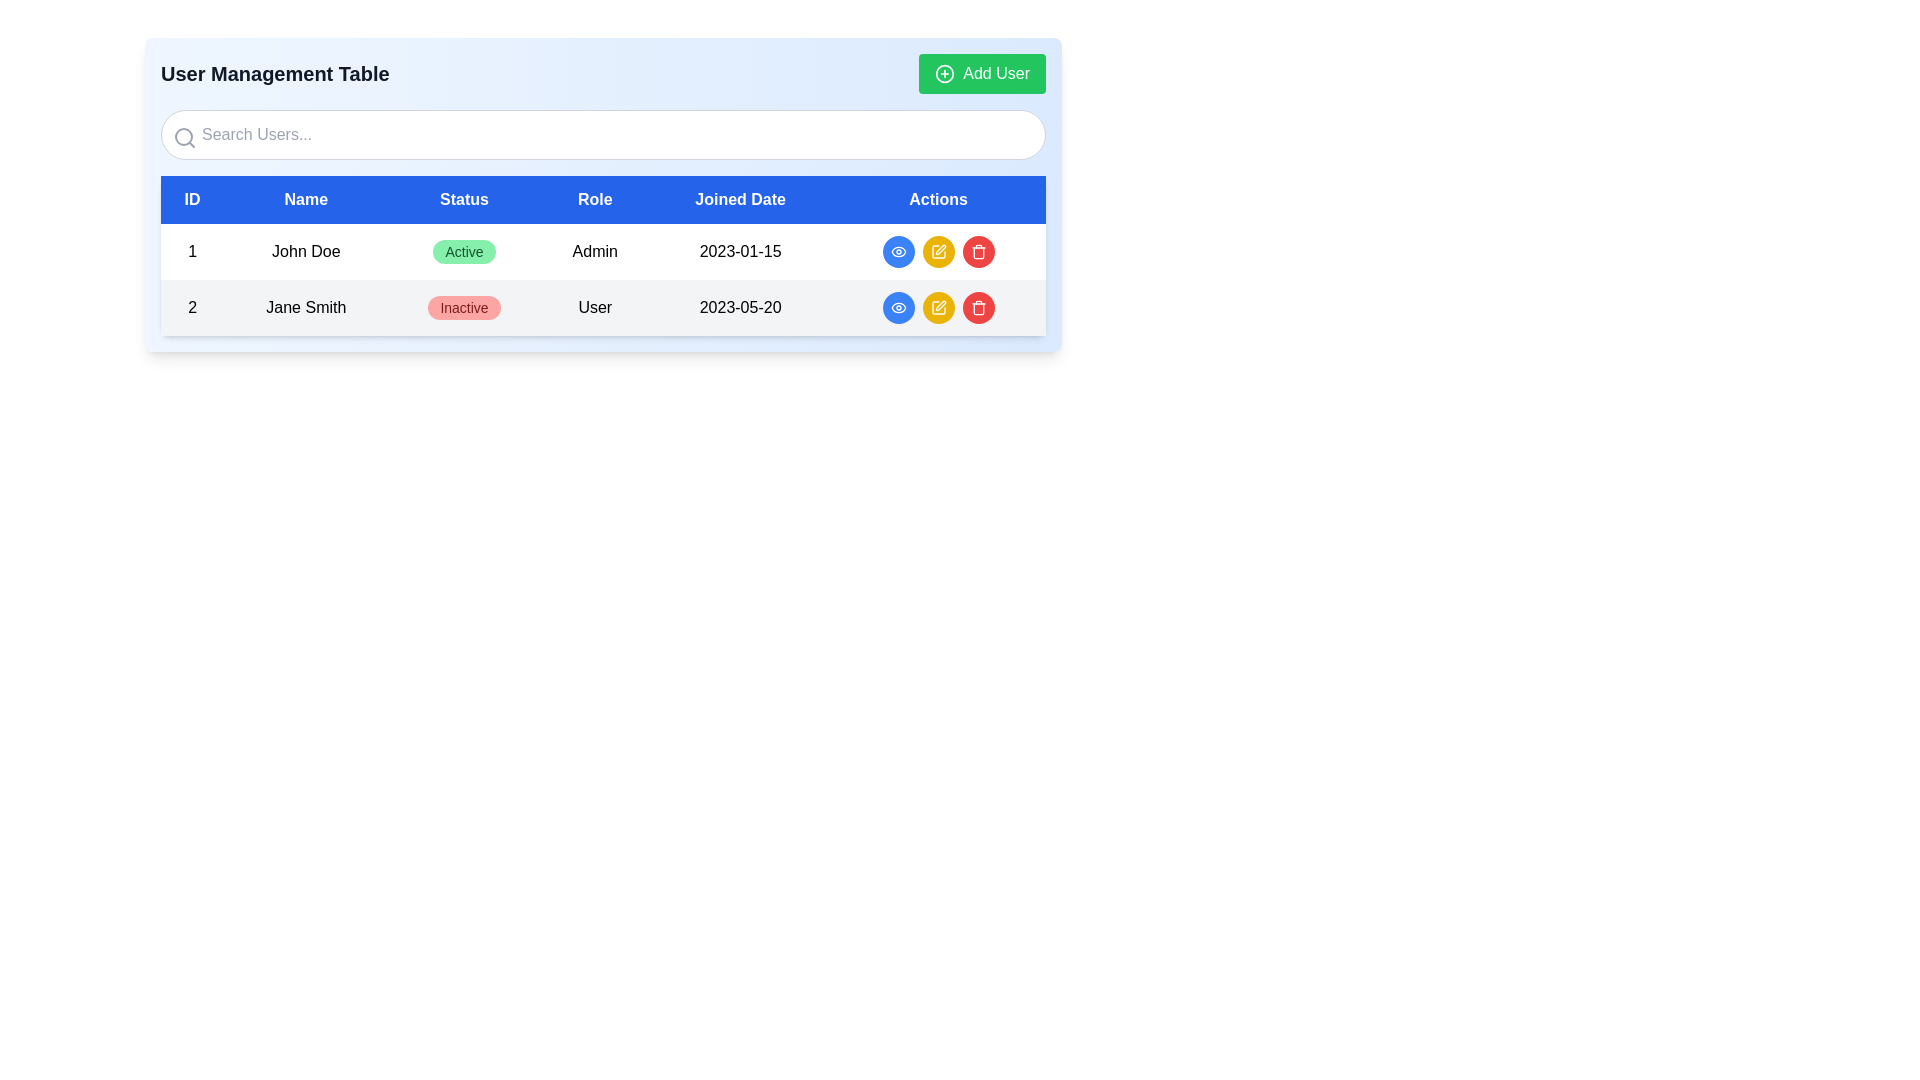  What do you see at coordinates (739, 200) in the screenshot?
I see `the 'Joined Date' table header cell, which is styled as a button with white text on a blue background, to interact with table features` at bounding box center [739, 200].